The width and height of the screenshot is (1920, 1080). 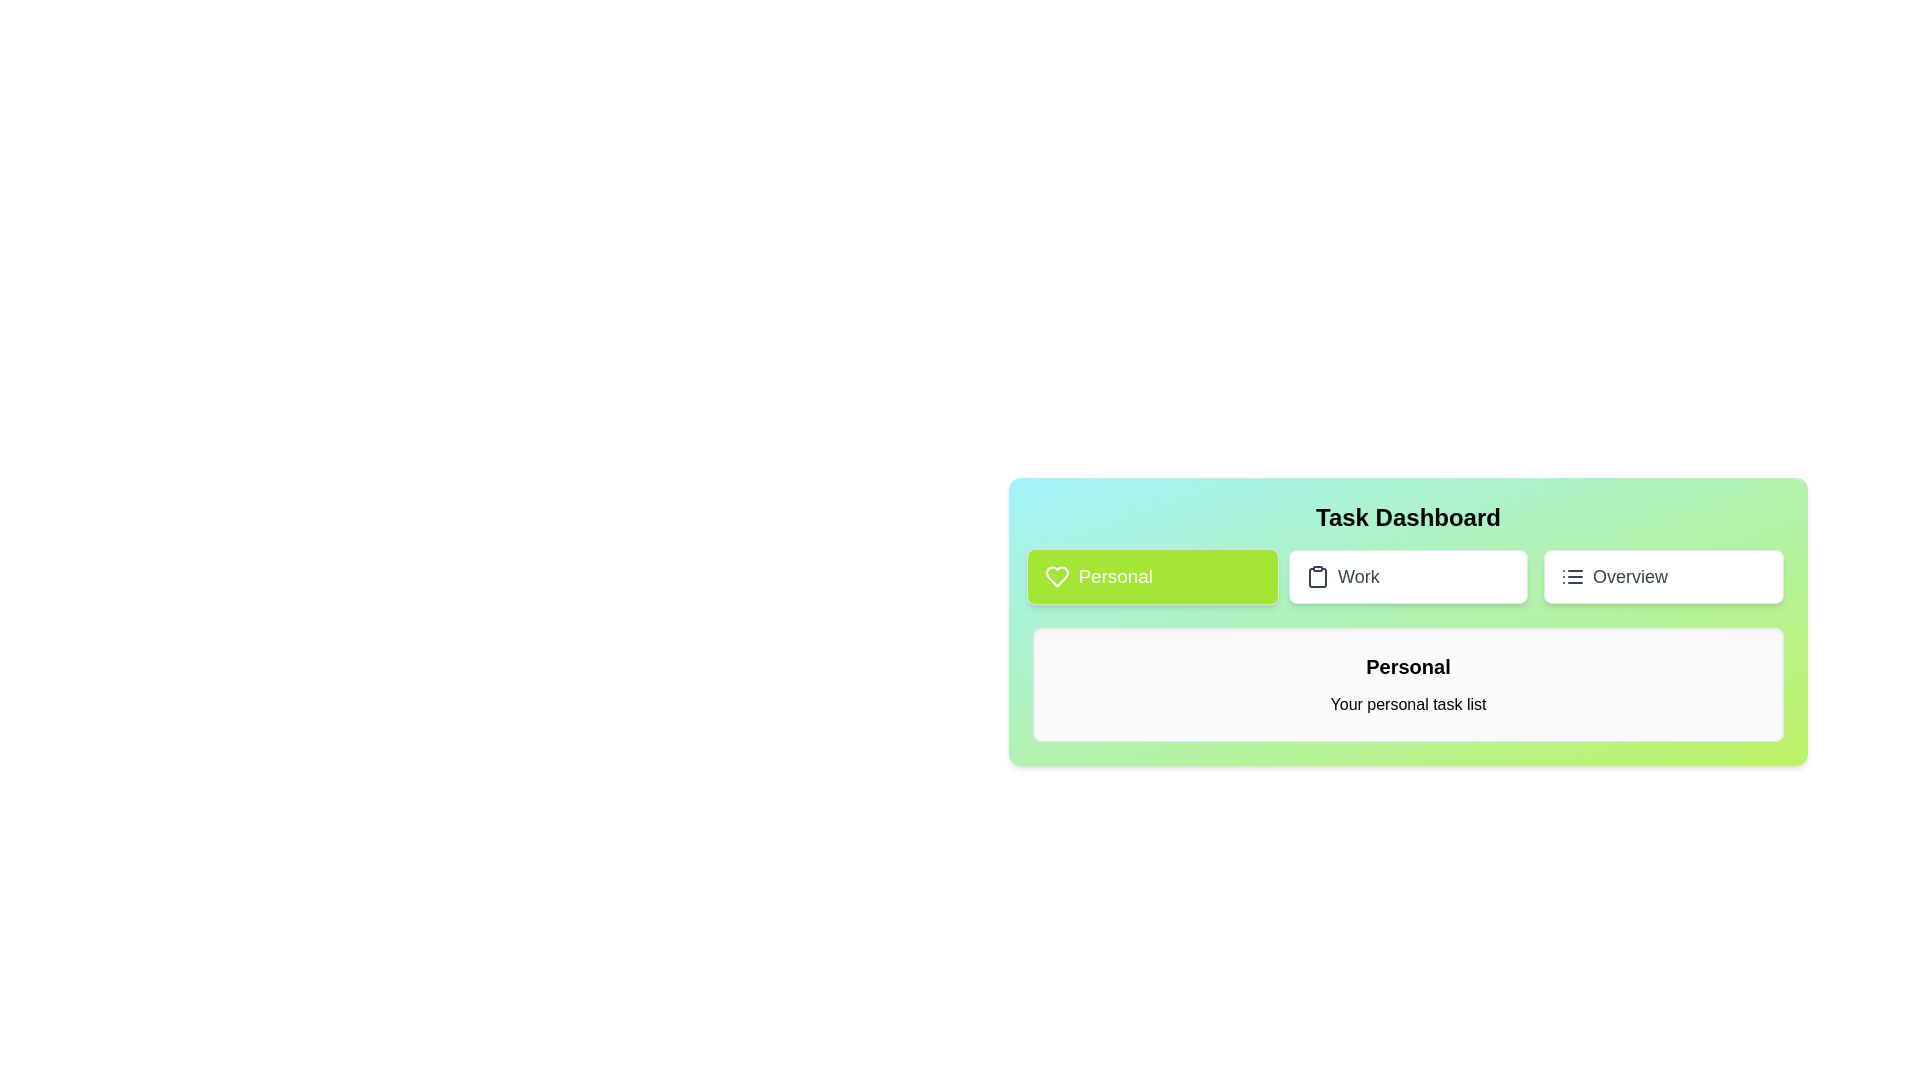 What do you see at coordinates (1664, 577) in the screenshot?
I see `the Overview tab` at bounding box center [1664, 577].